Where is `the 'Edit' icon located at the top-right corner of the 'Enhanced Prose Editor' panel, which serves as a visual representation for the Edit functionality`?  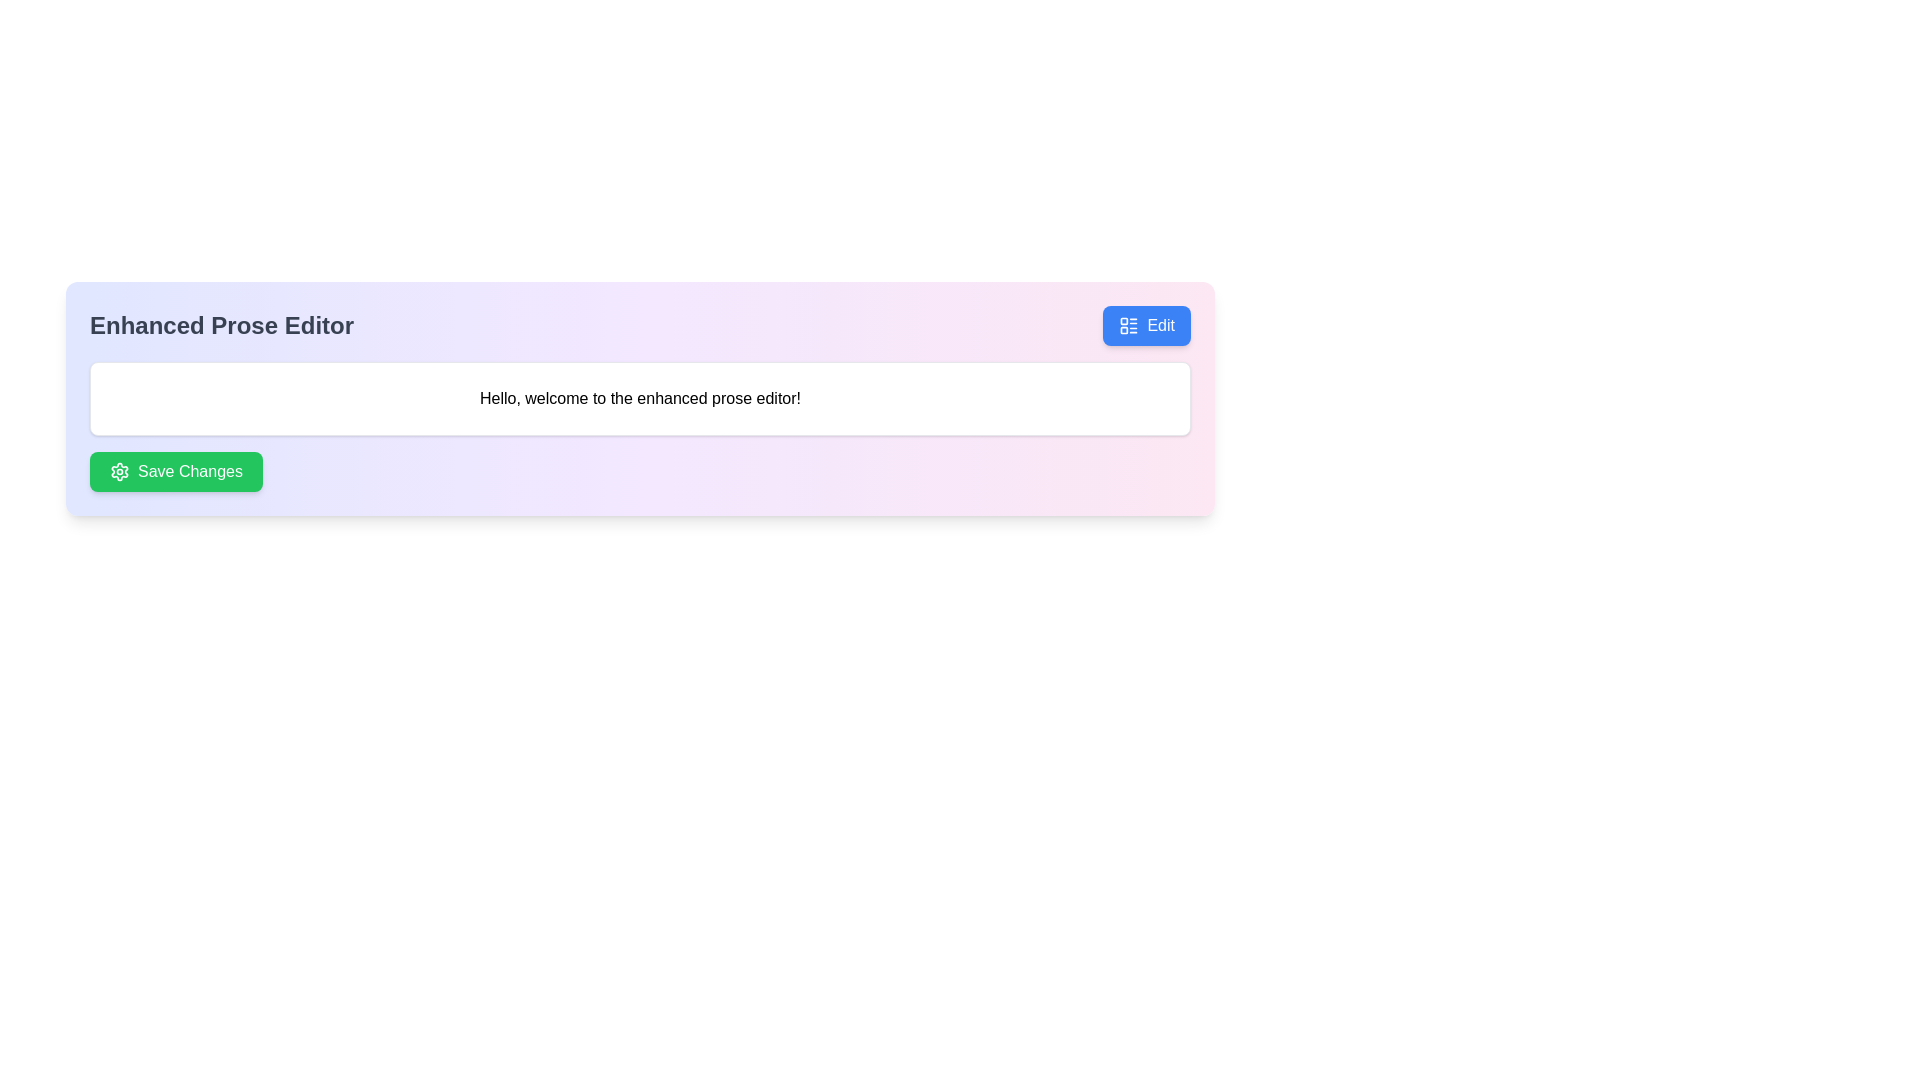
the 'Edit' icon located at the top-right corner of the 'Enhanced Prose Editor' panel, which serves as a visual representation for the Edit functionality is located at coordinates (1129, 325).